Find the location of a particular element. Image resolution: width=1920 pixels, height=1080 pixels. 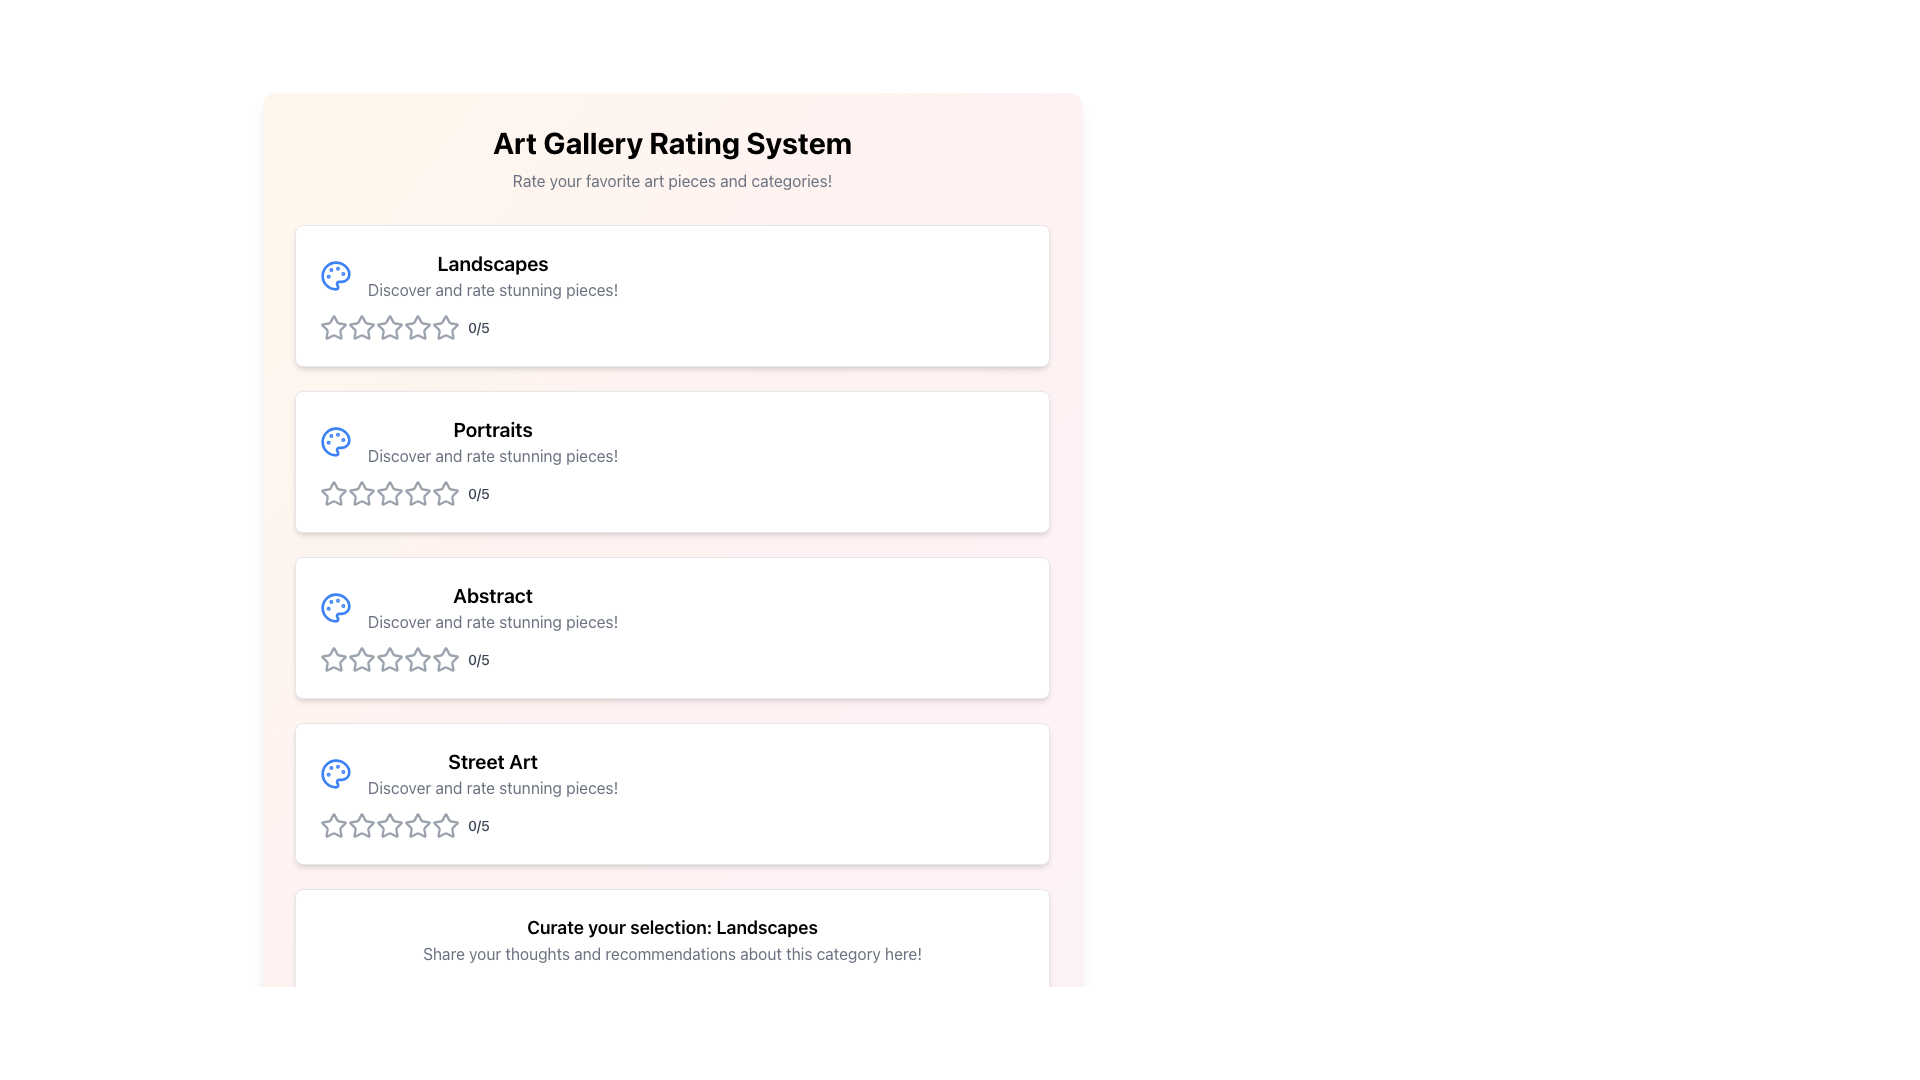

the fourth star icon in the rating system, which is outlined in gray and located under the 'Abstract' section is located at coordinates (389, 659).